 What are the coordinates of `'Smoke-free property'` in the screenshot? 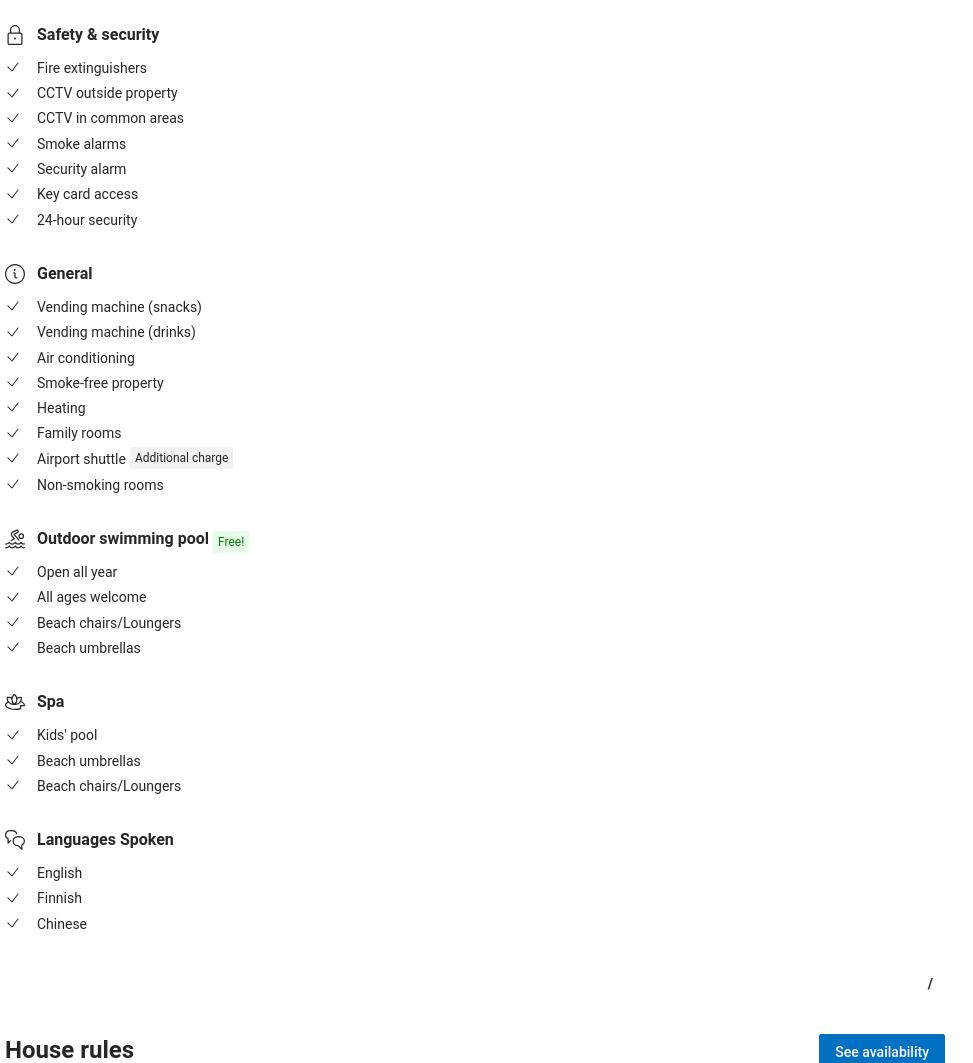 It's located at (99, 382).